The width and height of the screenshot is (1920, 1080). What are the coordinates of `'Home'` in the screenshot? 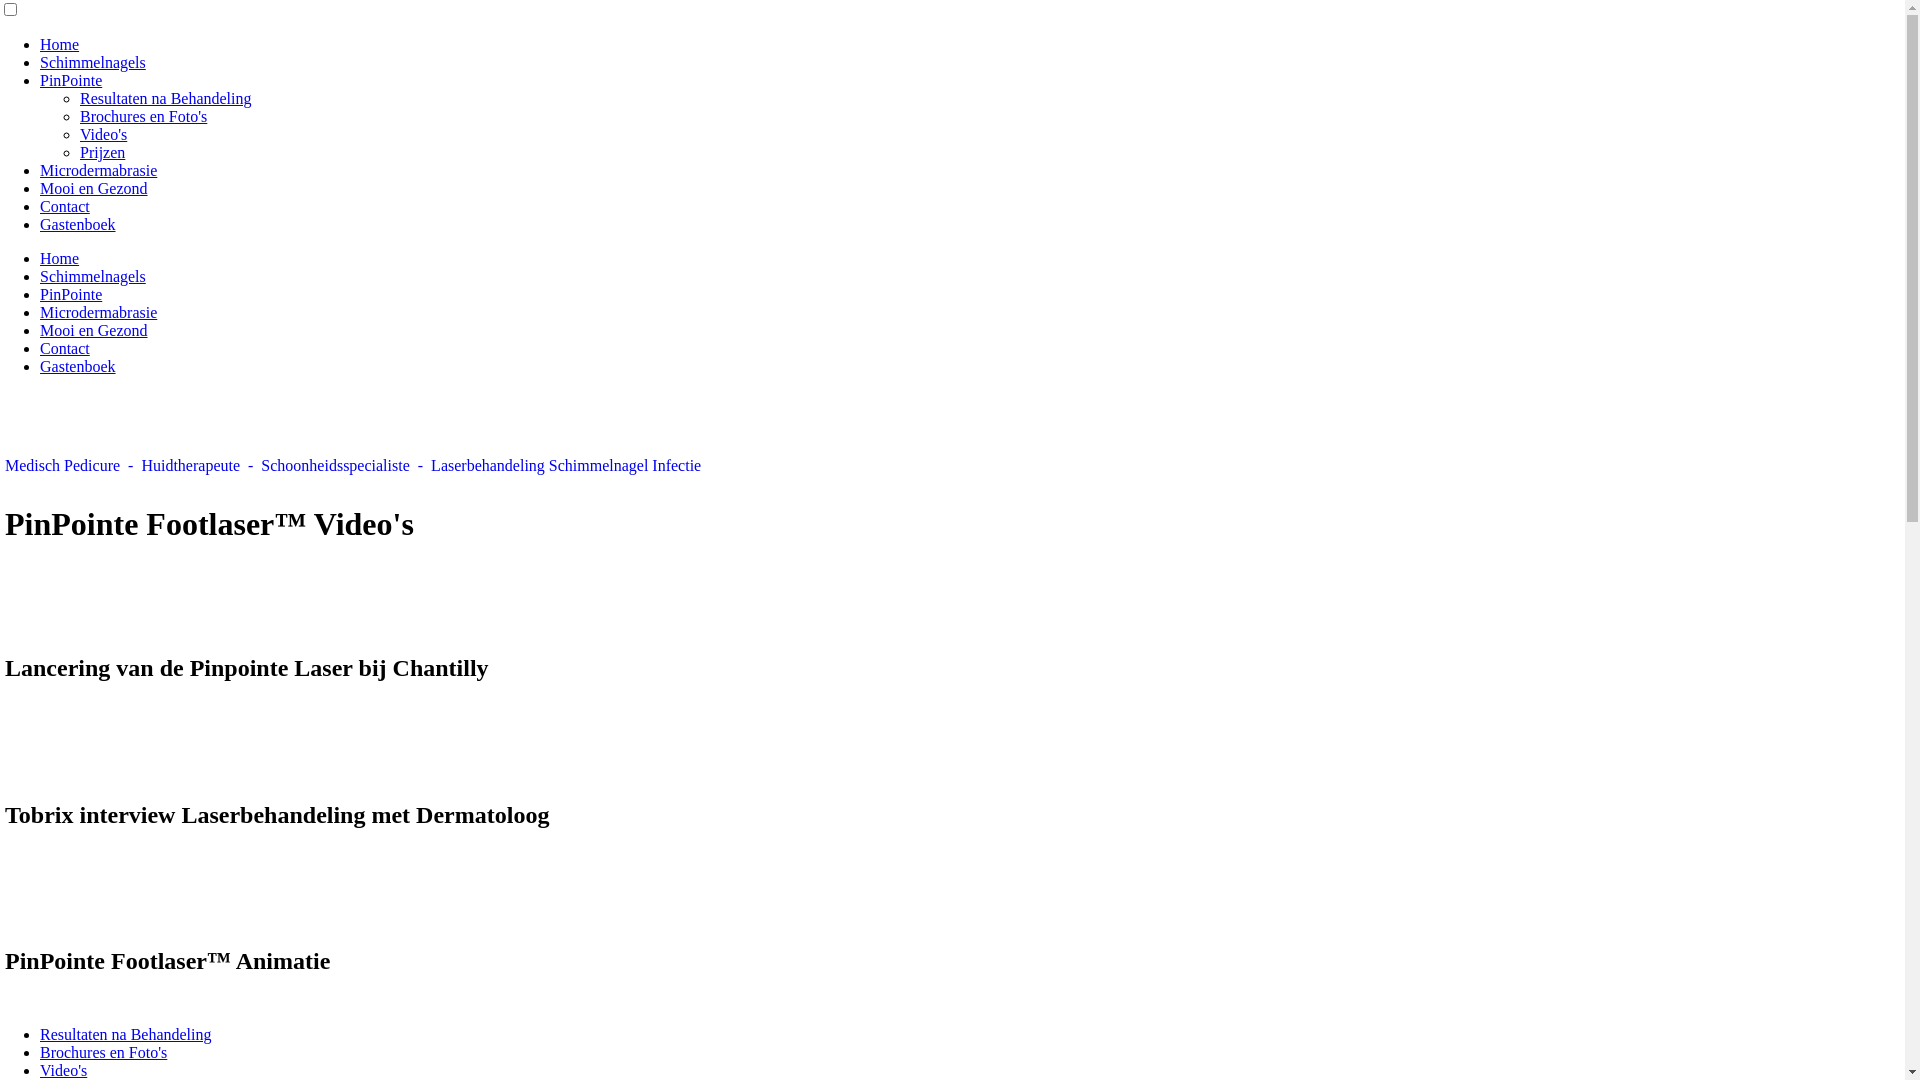 It's located at (59, 44).